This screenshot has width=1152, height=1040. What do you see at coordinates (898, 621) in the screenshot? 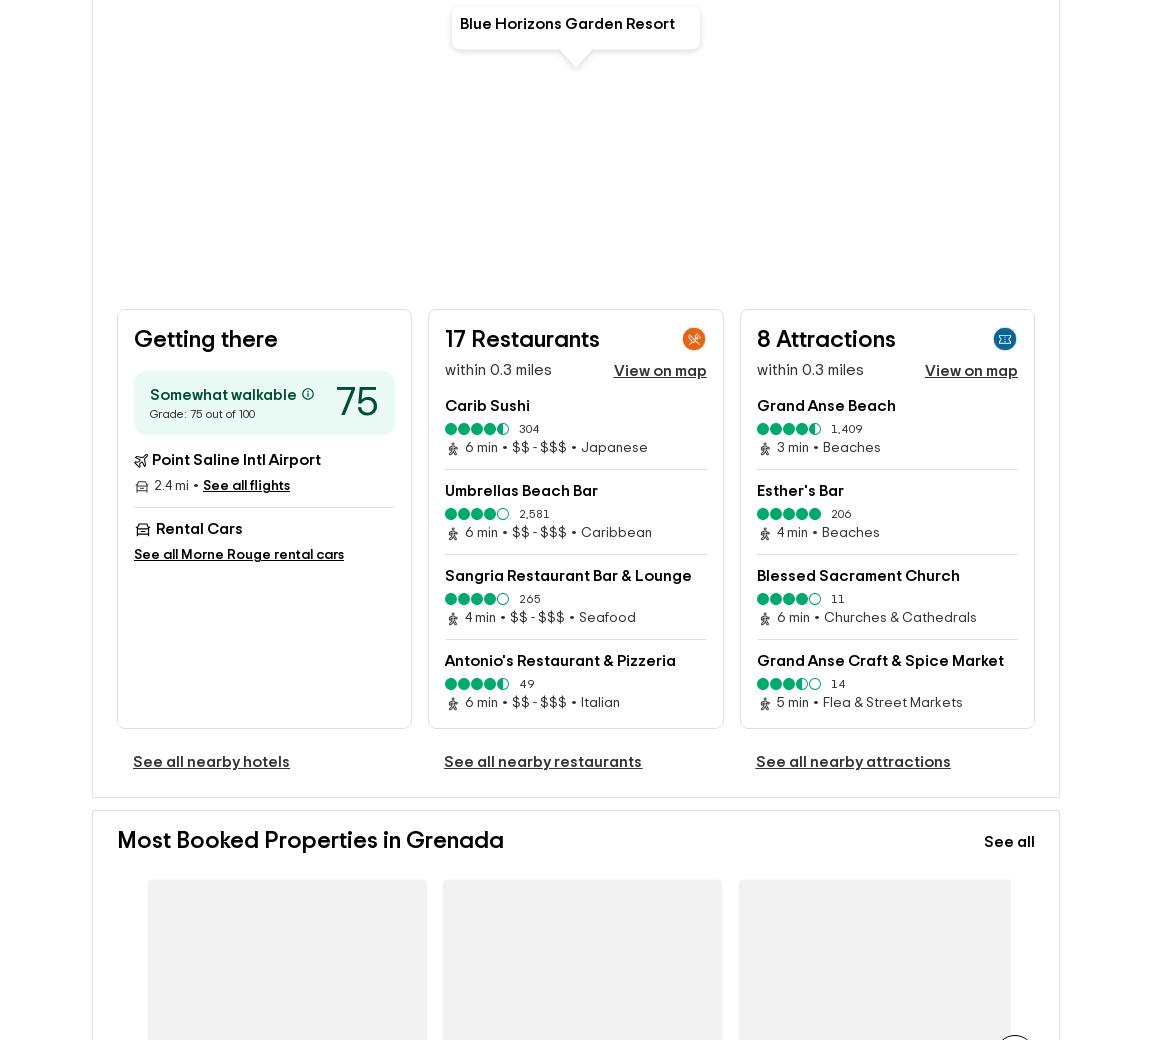
I see `'Churches & Cathedrals'` at bounding box center [898, 621].